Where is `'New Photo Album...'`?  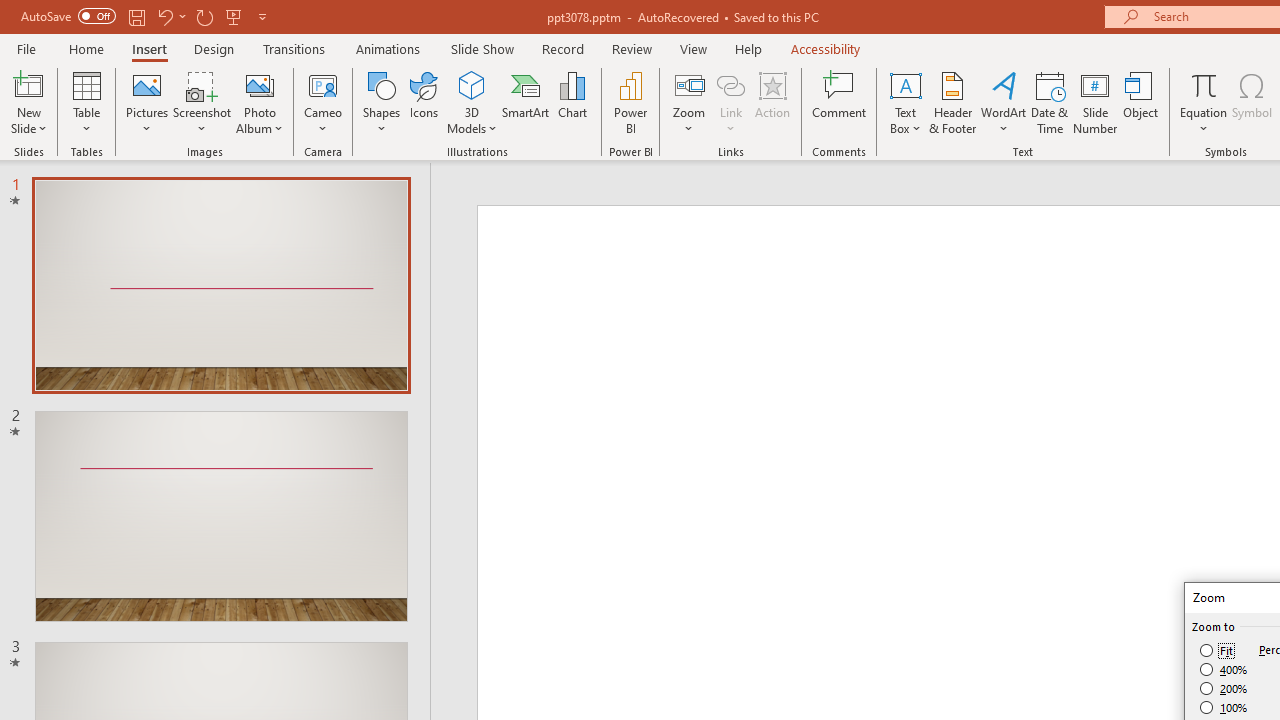 'New Photo Album...' is located at coordinates (258, 84).